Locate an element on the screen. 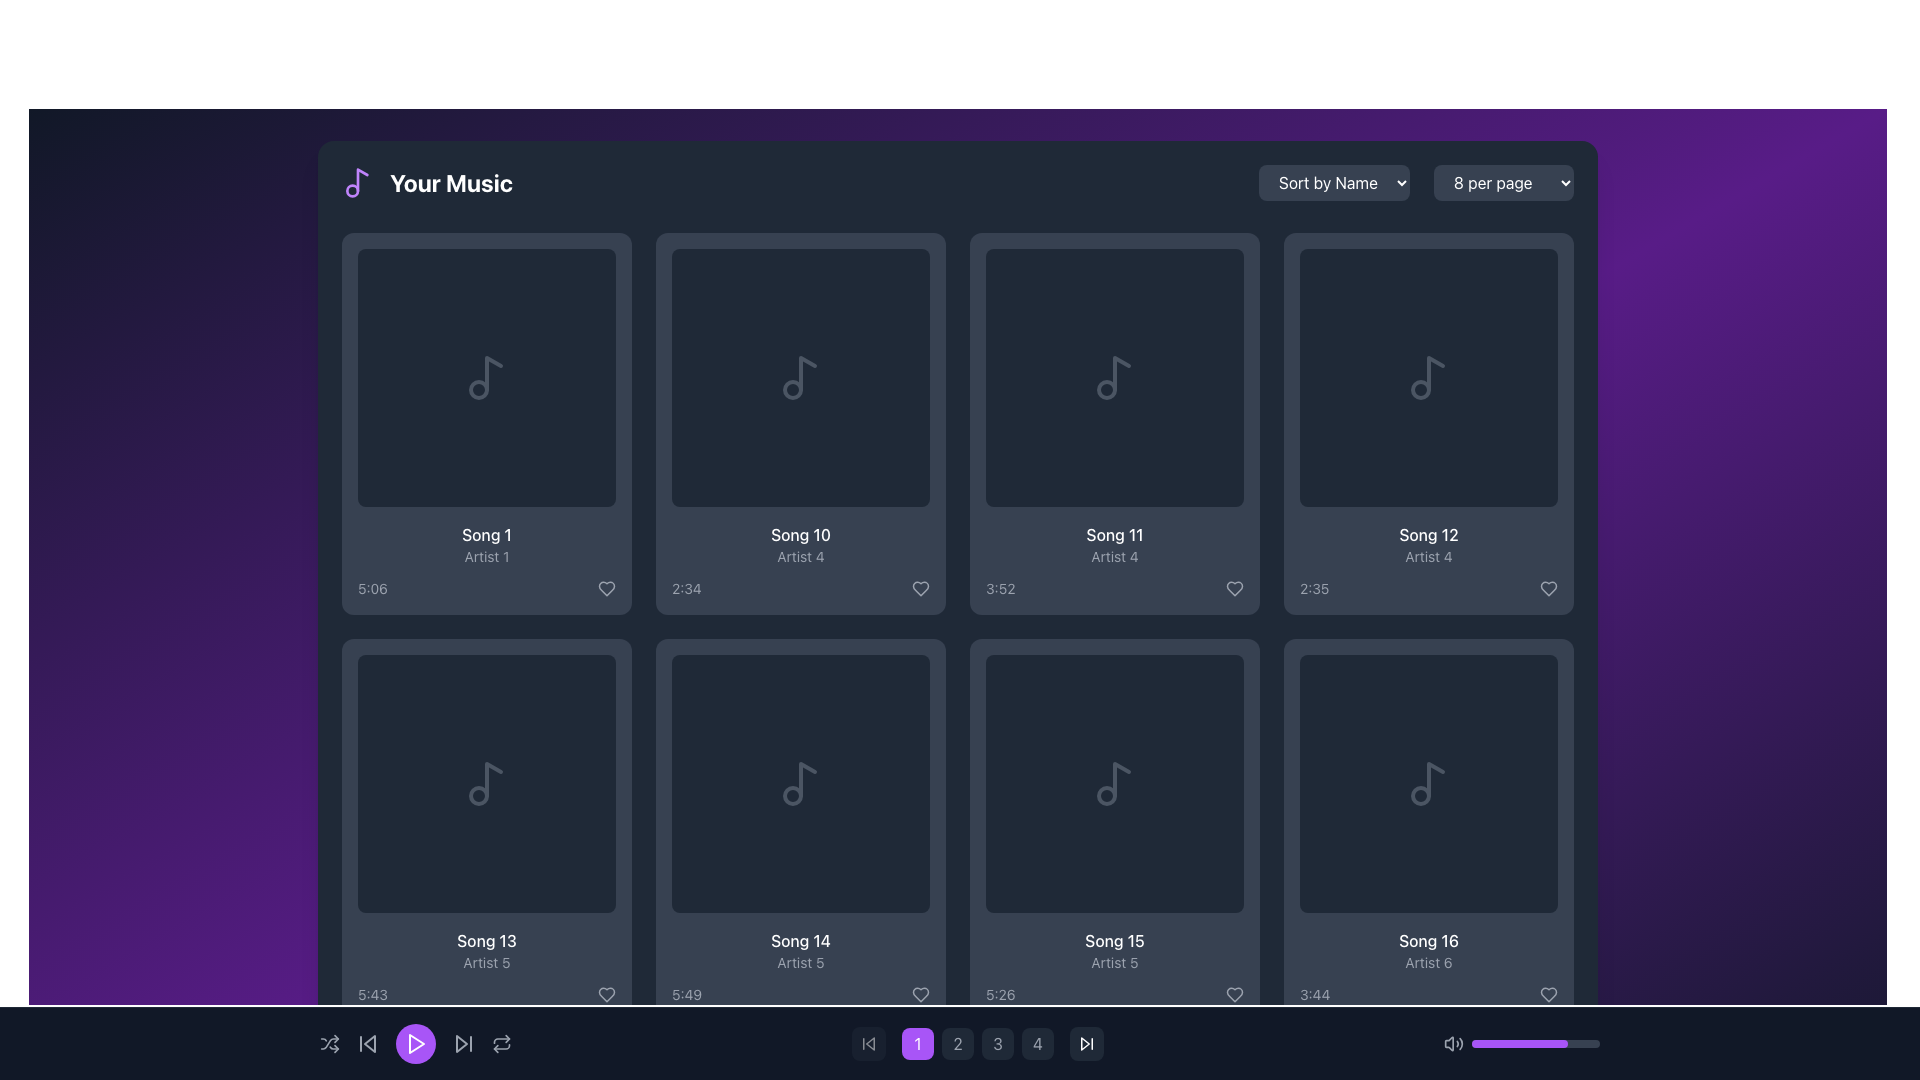 Image resolution: width=1920 pixels, height=1080 pixels. the musical note icon located in the square tile of the fifth song in the list, titled 'Song 15' by 'Artist 5', which is centered in the second row and third column of the grid layout is located at coordinates (1113, 782).